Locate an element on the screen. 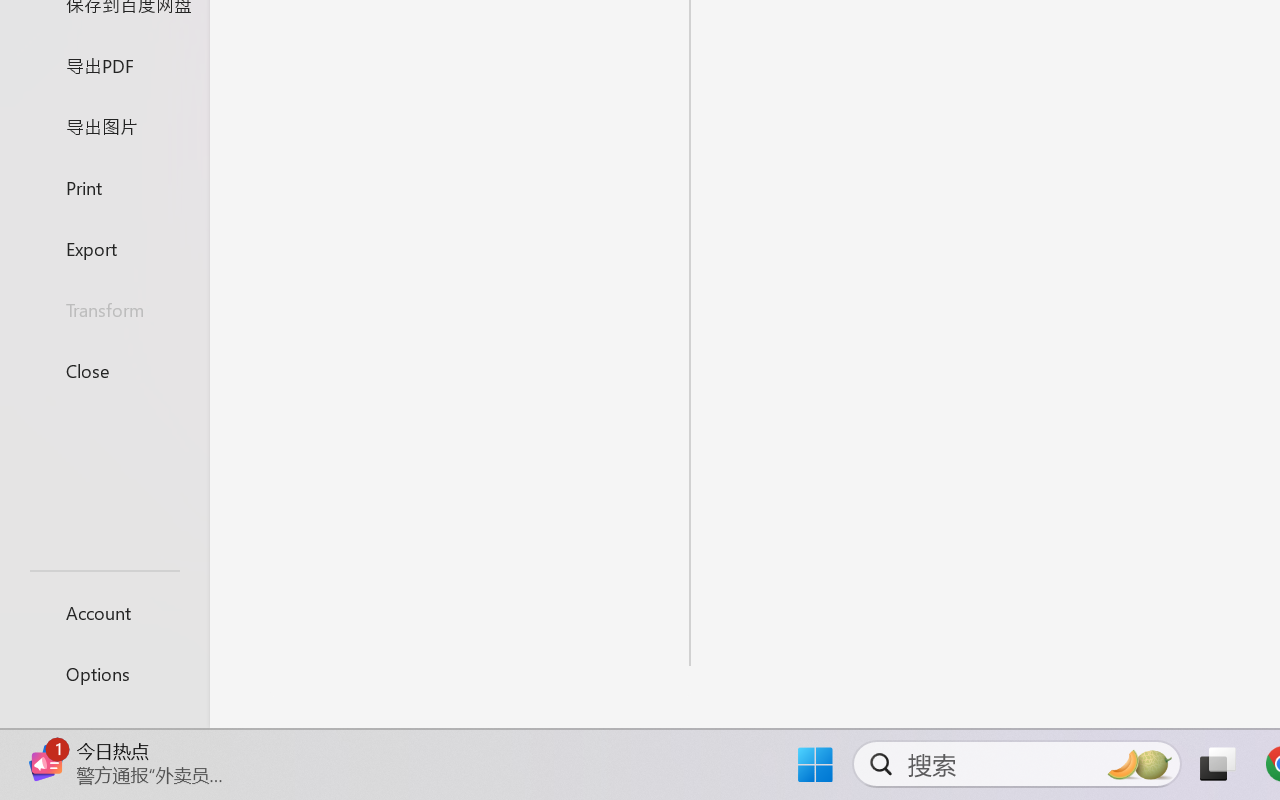  'Transform' is located at coordinates (103, 308).